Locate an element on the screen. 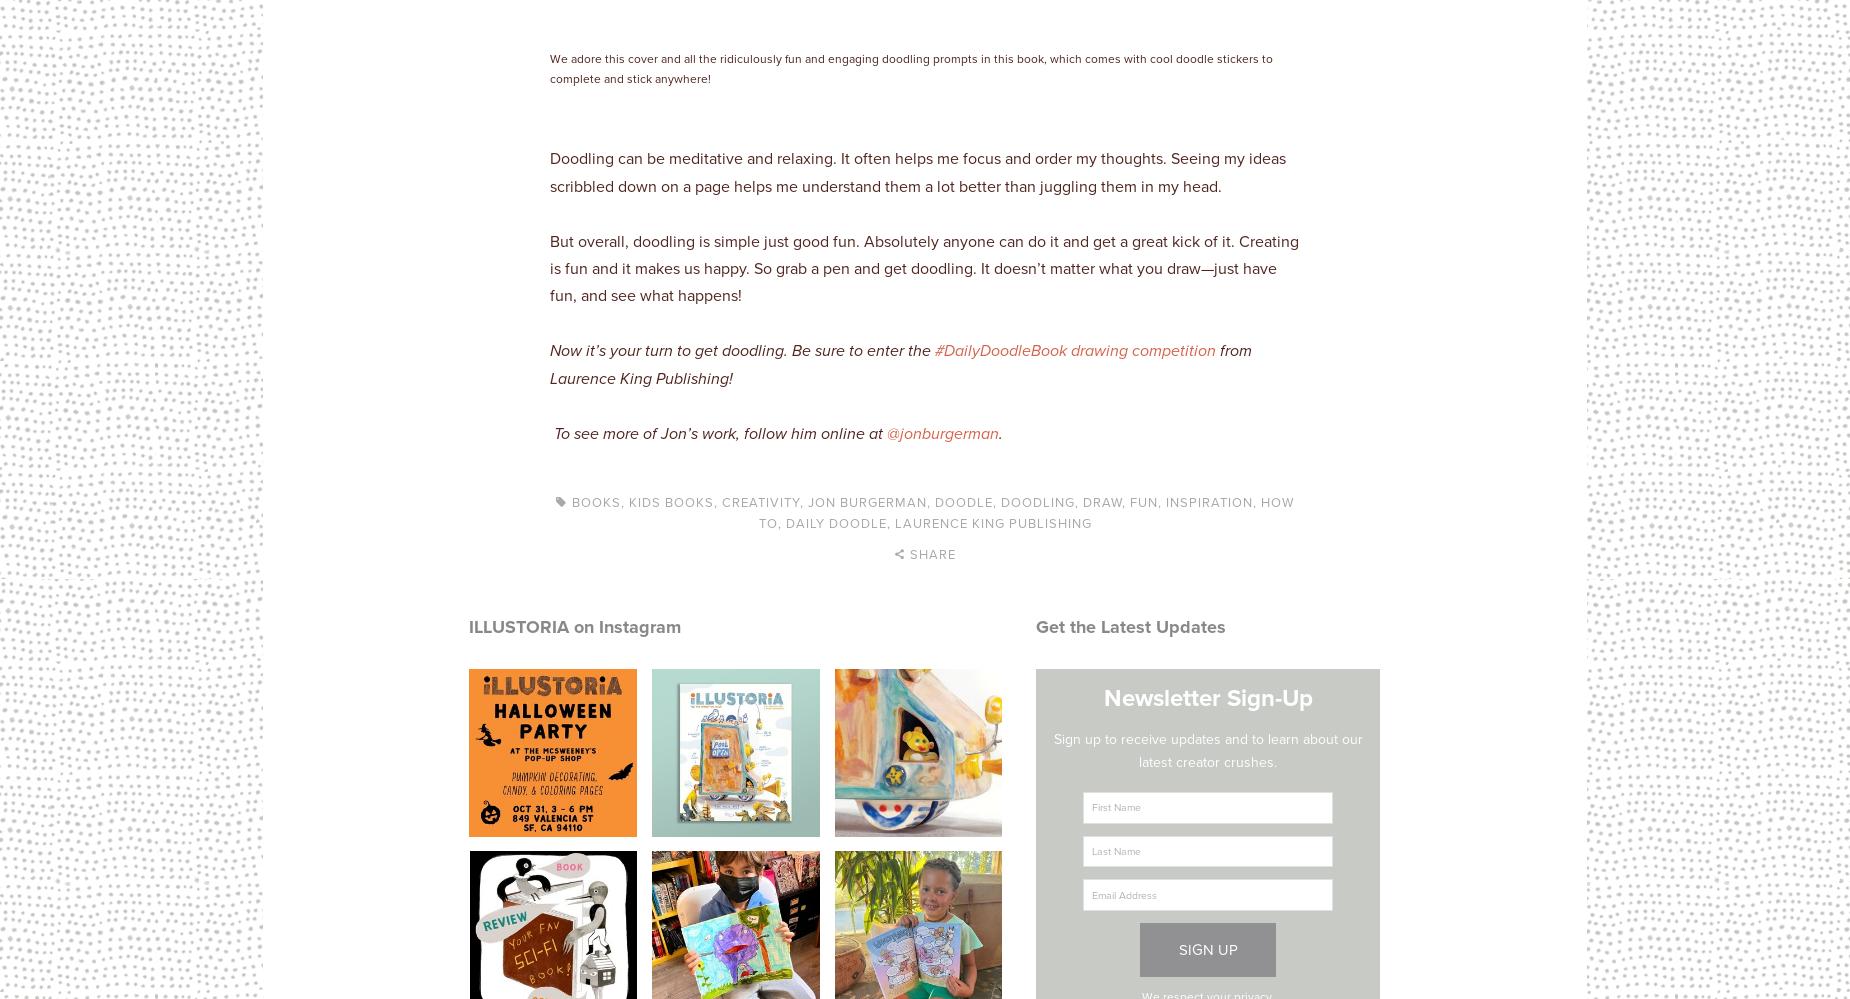  'Newsletter Sign-Up' is located at coordinates (1206, 697).